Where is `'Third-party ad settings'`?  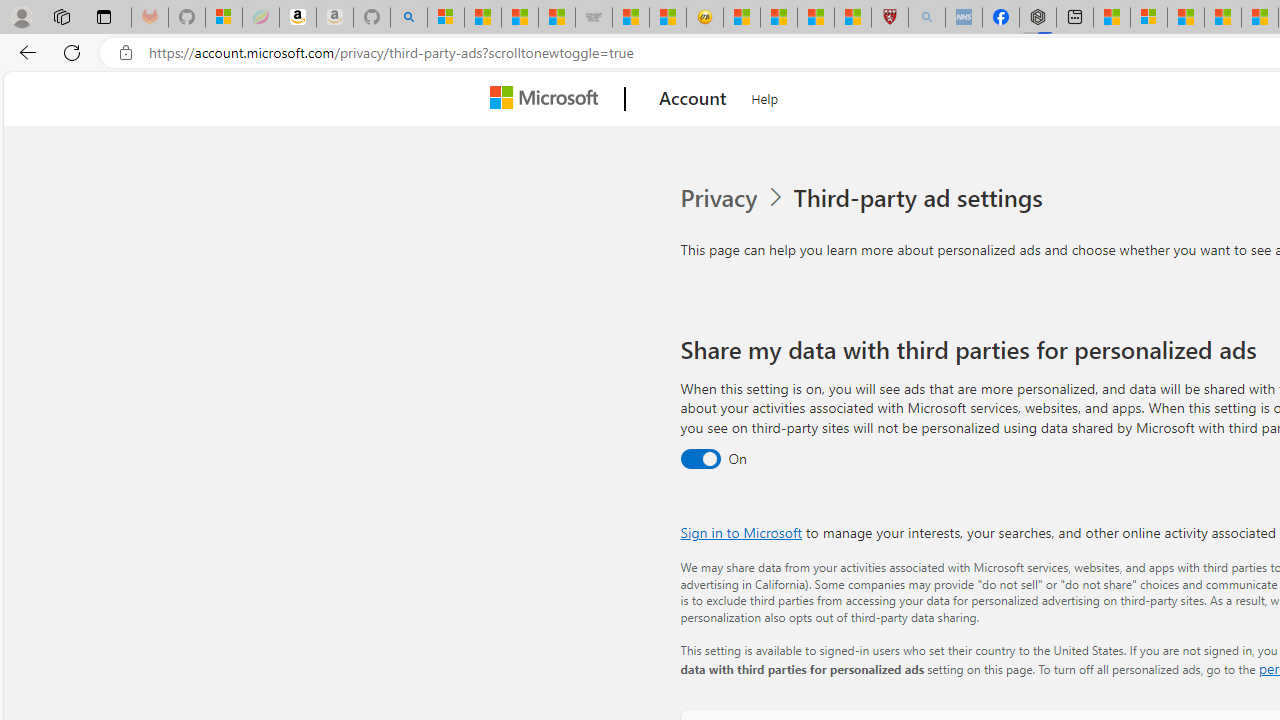 'Third-party ad settings' is located at coordinates (921, 198).